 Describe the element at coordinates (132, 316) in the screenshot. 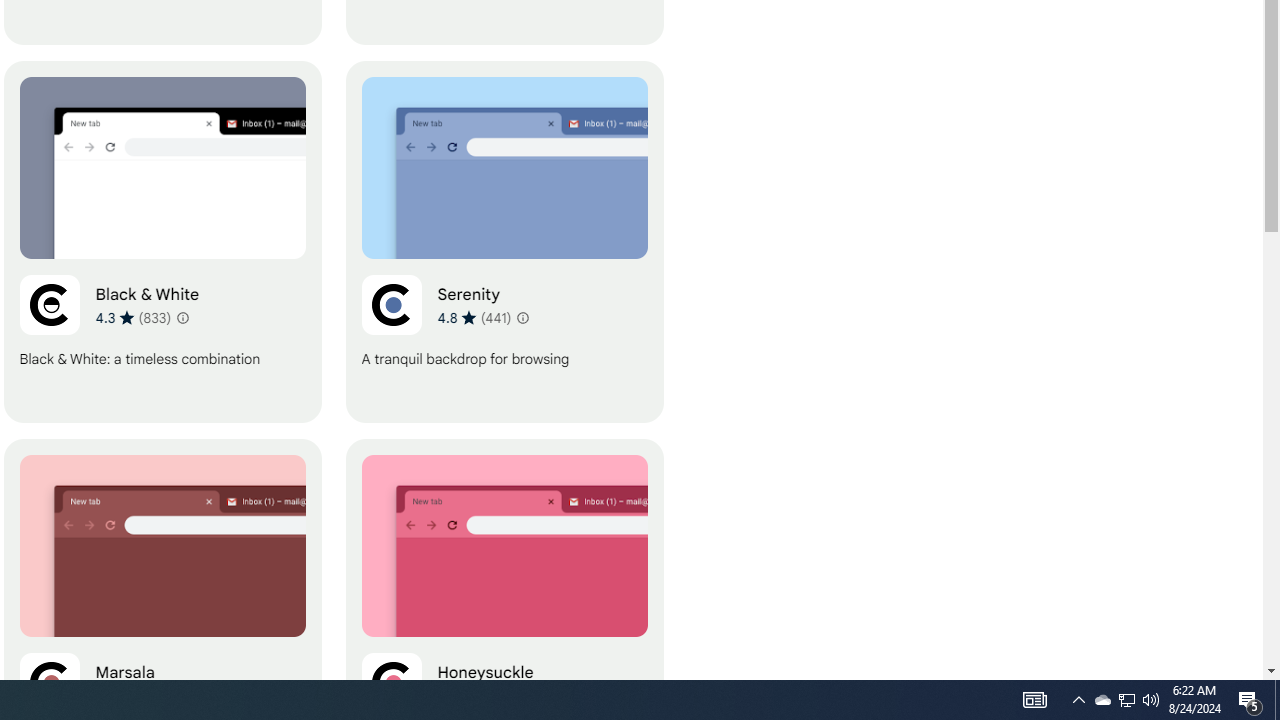

I see `'Average rating 4.3 out of 5 stars. 833 ratings.'` at that location.